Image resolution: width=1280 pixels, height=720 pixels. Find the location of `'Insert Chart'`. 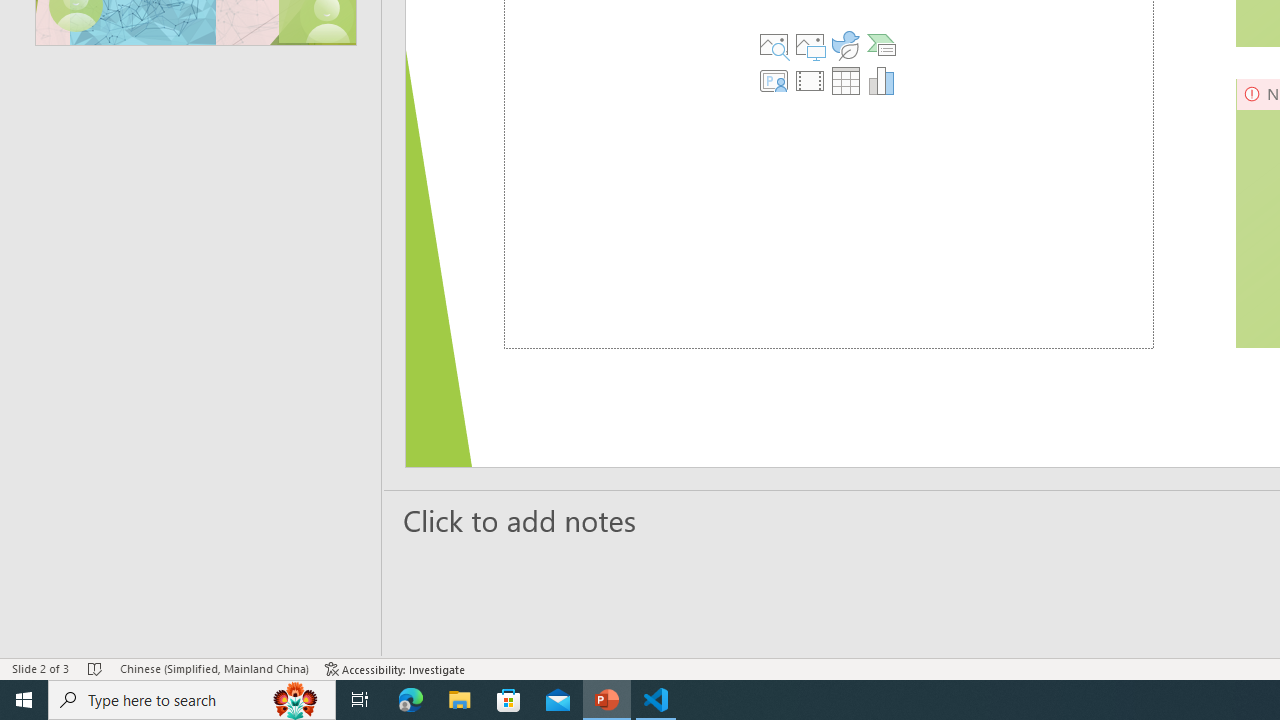

'Insert Chart' is located at coordinates (881, 80).